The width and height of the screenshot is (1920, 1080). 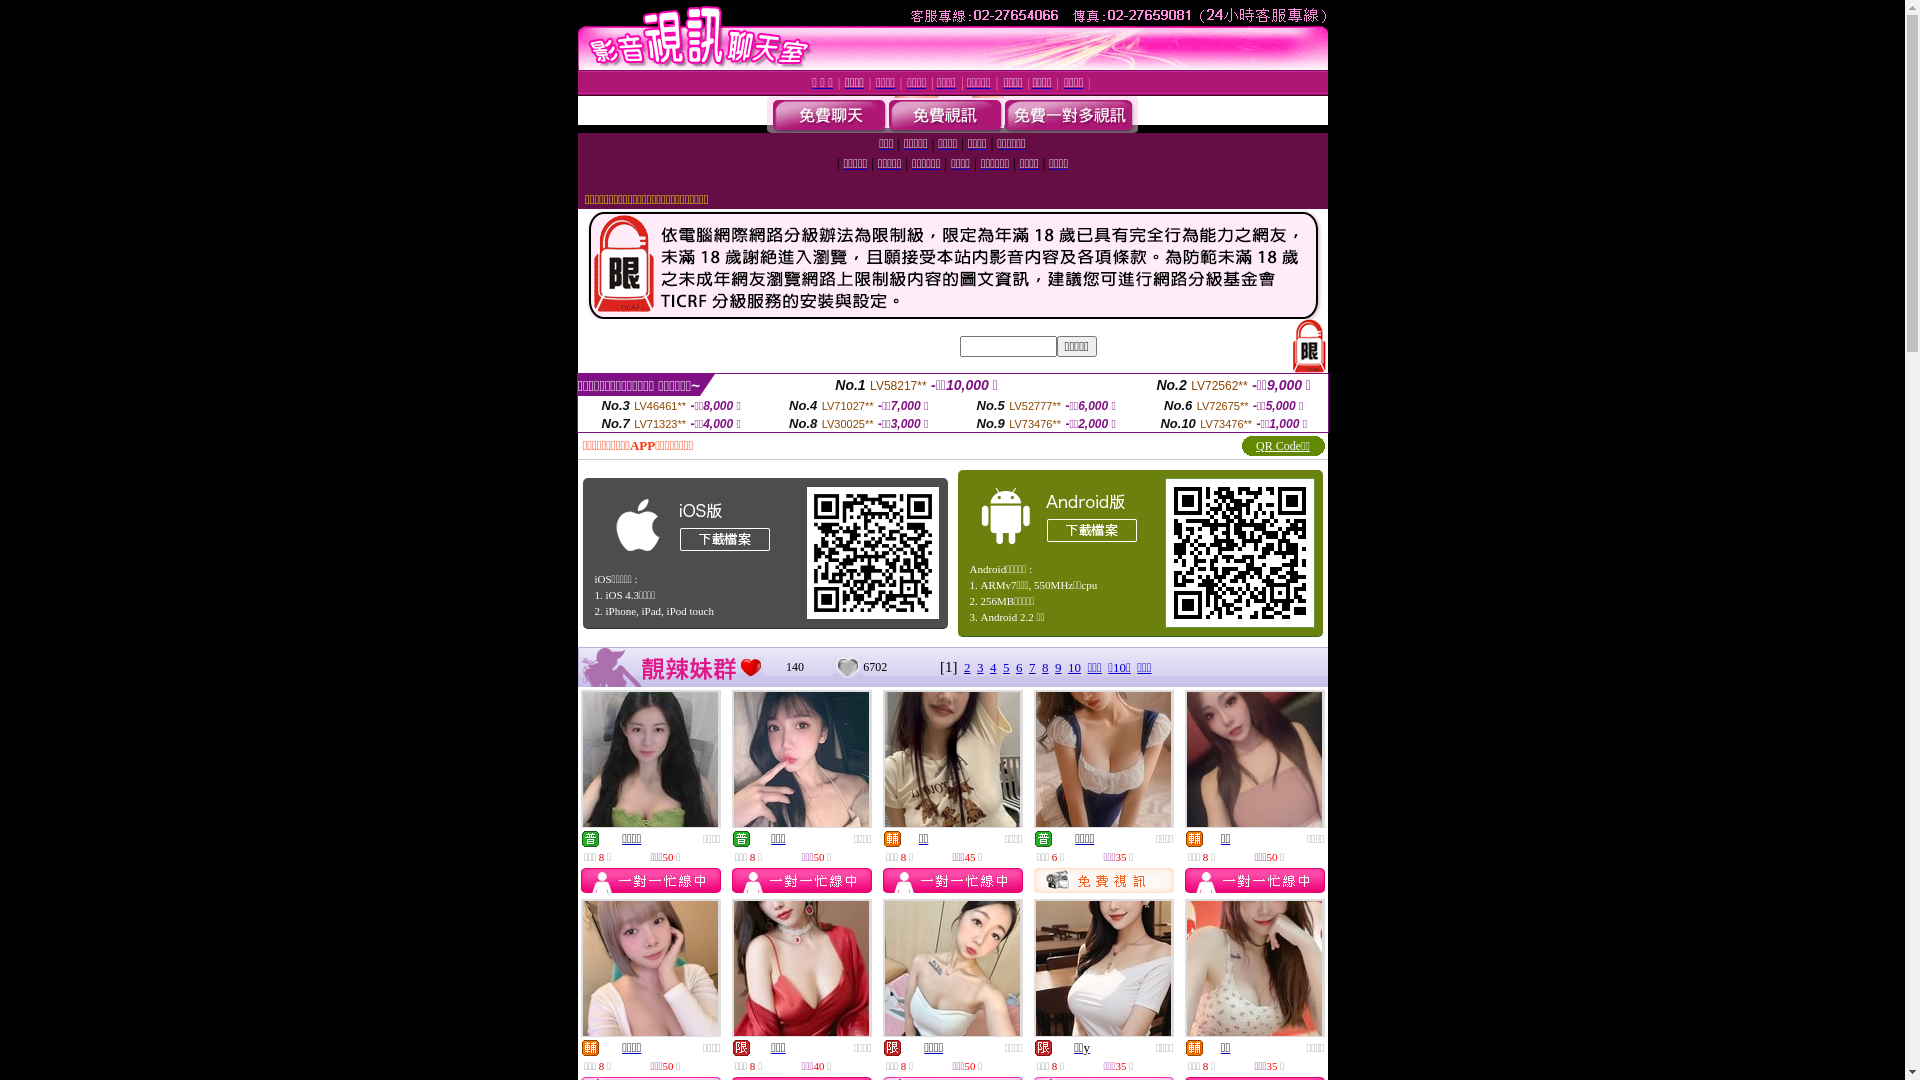 I want to click on '6', so click(x=1016, y=667).